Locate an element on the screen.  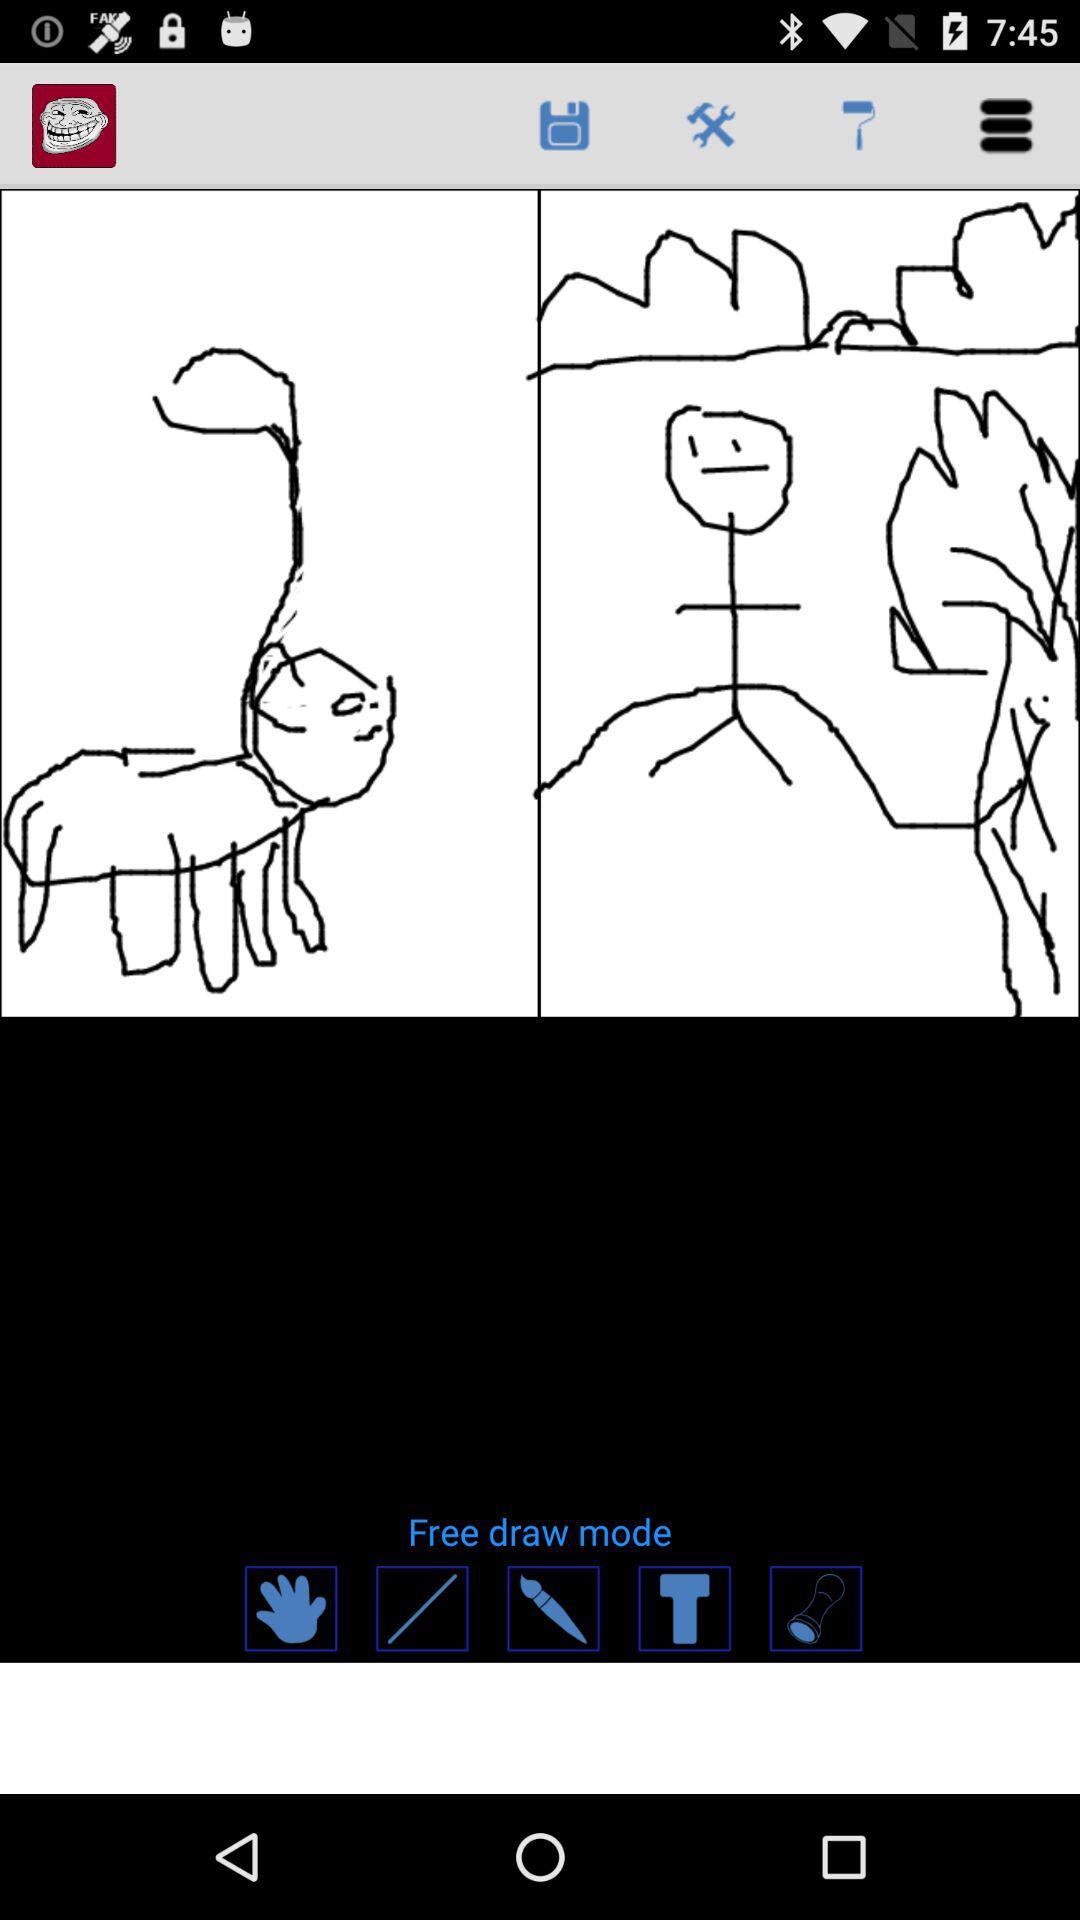
line option is located at coordinates (420, 1608).